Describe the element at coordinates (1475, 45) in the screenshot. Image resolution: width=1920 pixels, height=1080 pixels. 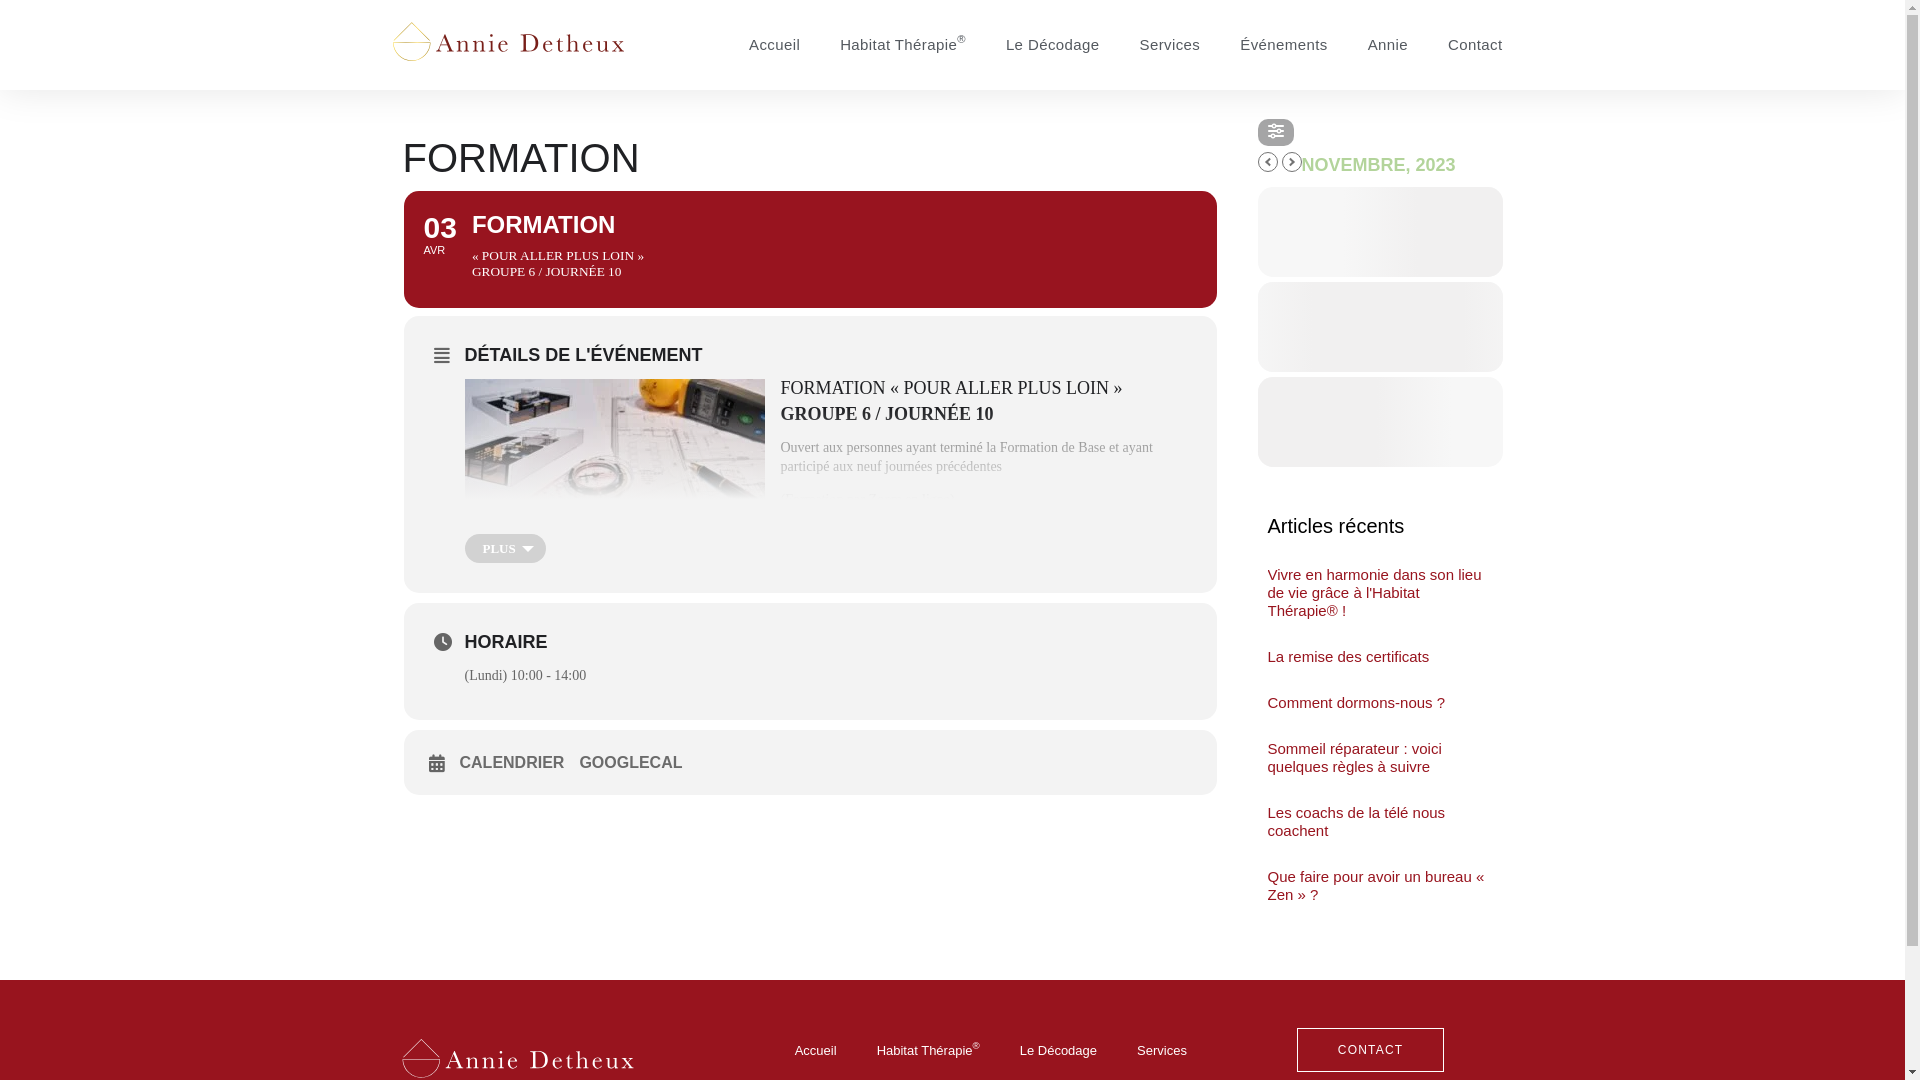
I see `'Contact'` at that location.